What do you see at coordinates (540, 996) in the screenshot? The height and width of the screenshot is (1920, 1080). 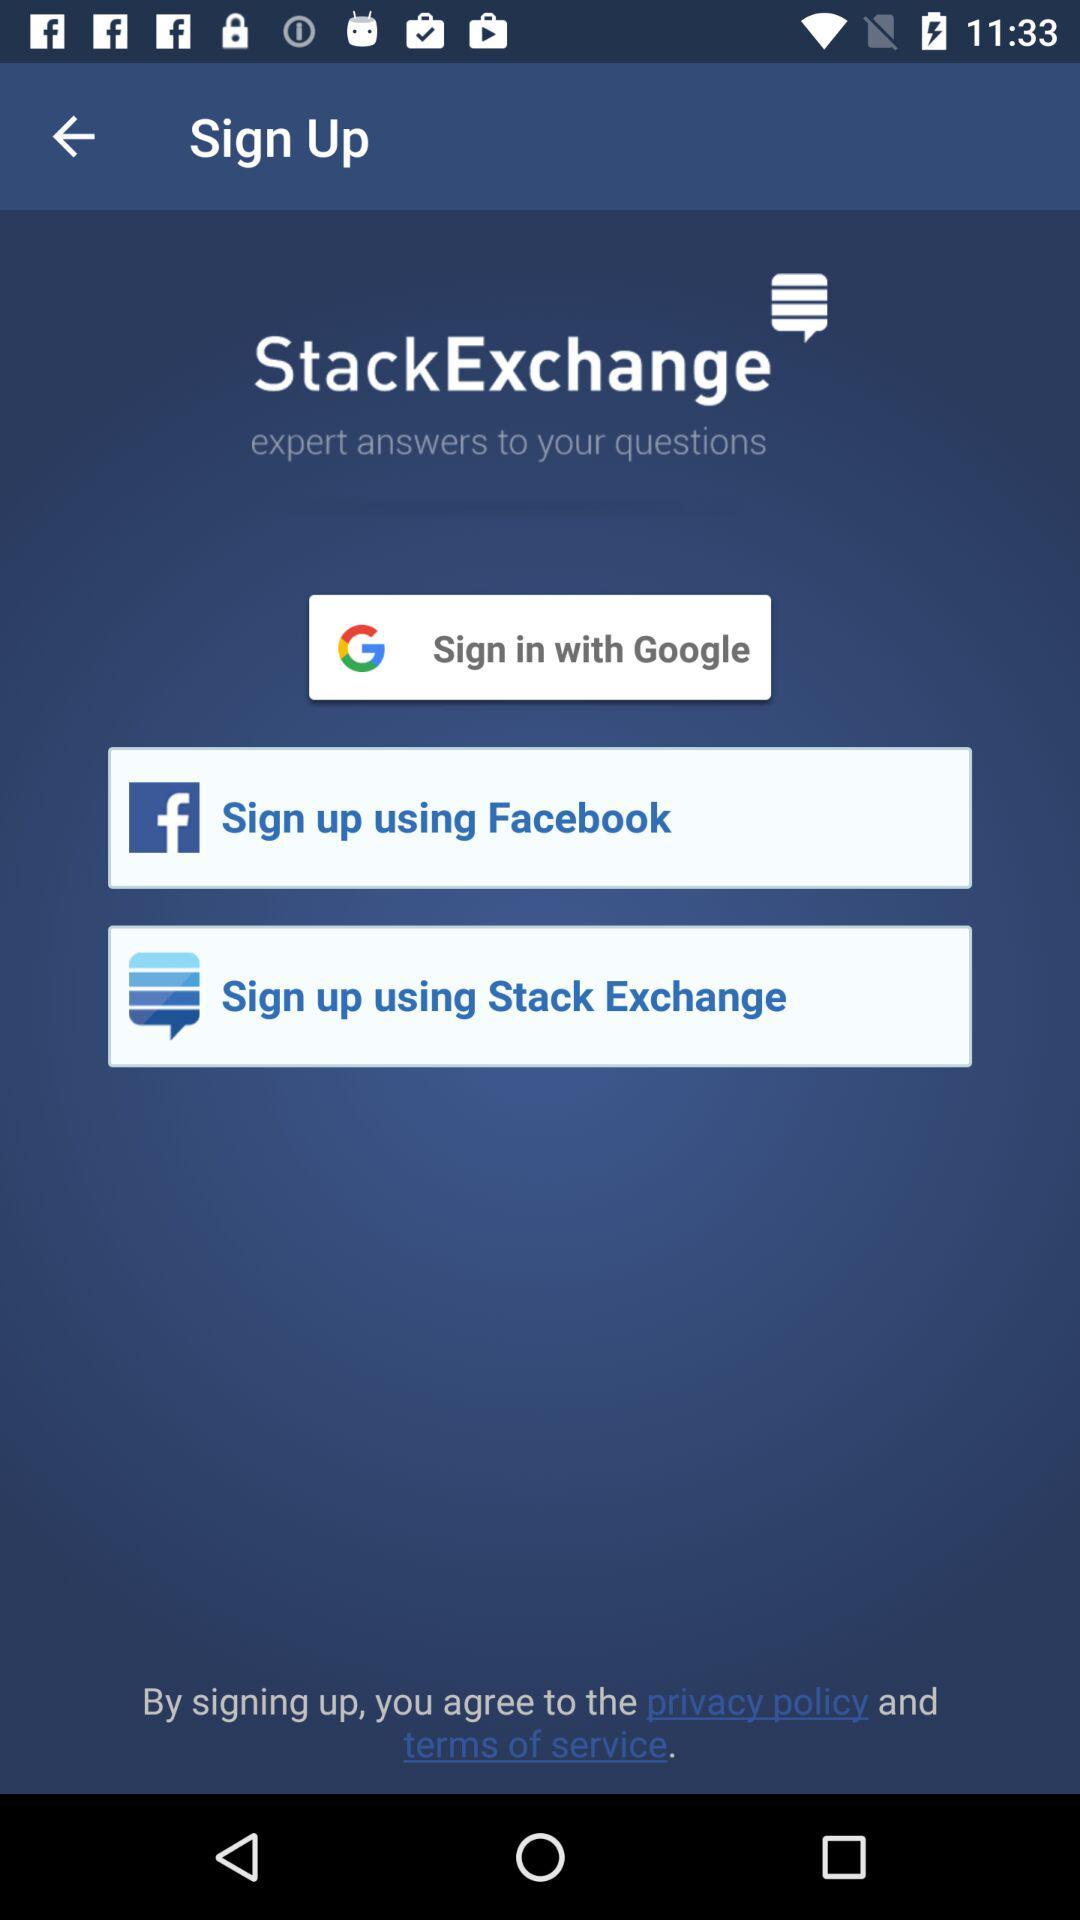 I see `sign up using stack exchange credentials` at bounding box center [540, 996].